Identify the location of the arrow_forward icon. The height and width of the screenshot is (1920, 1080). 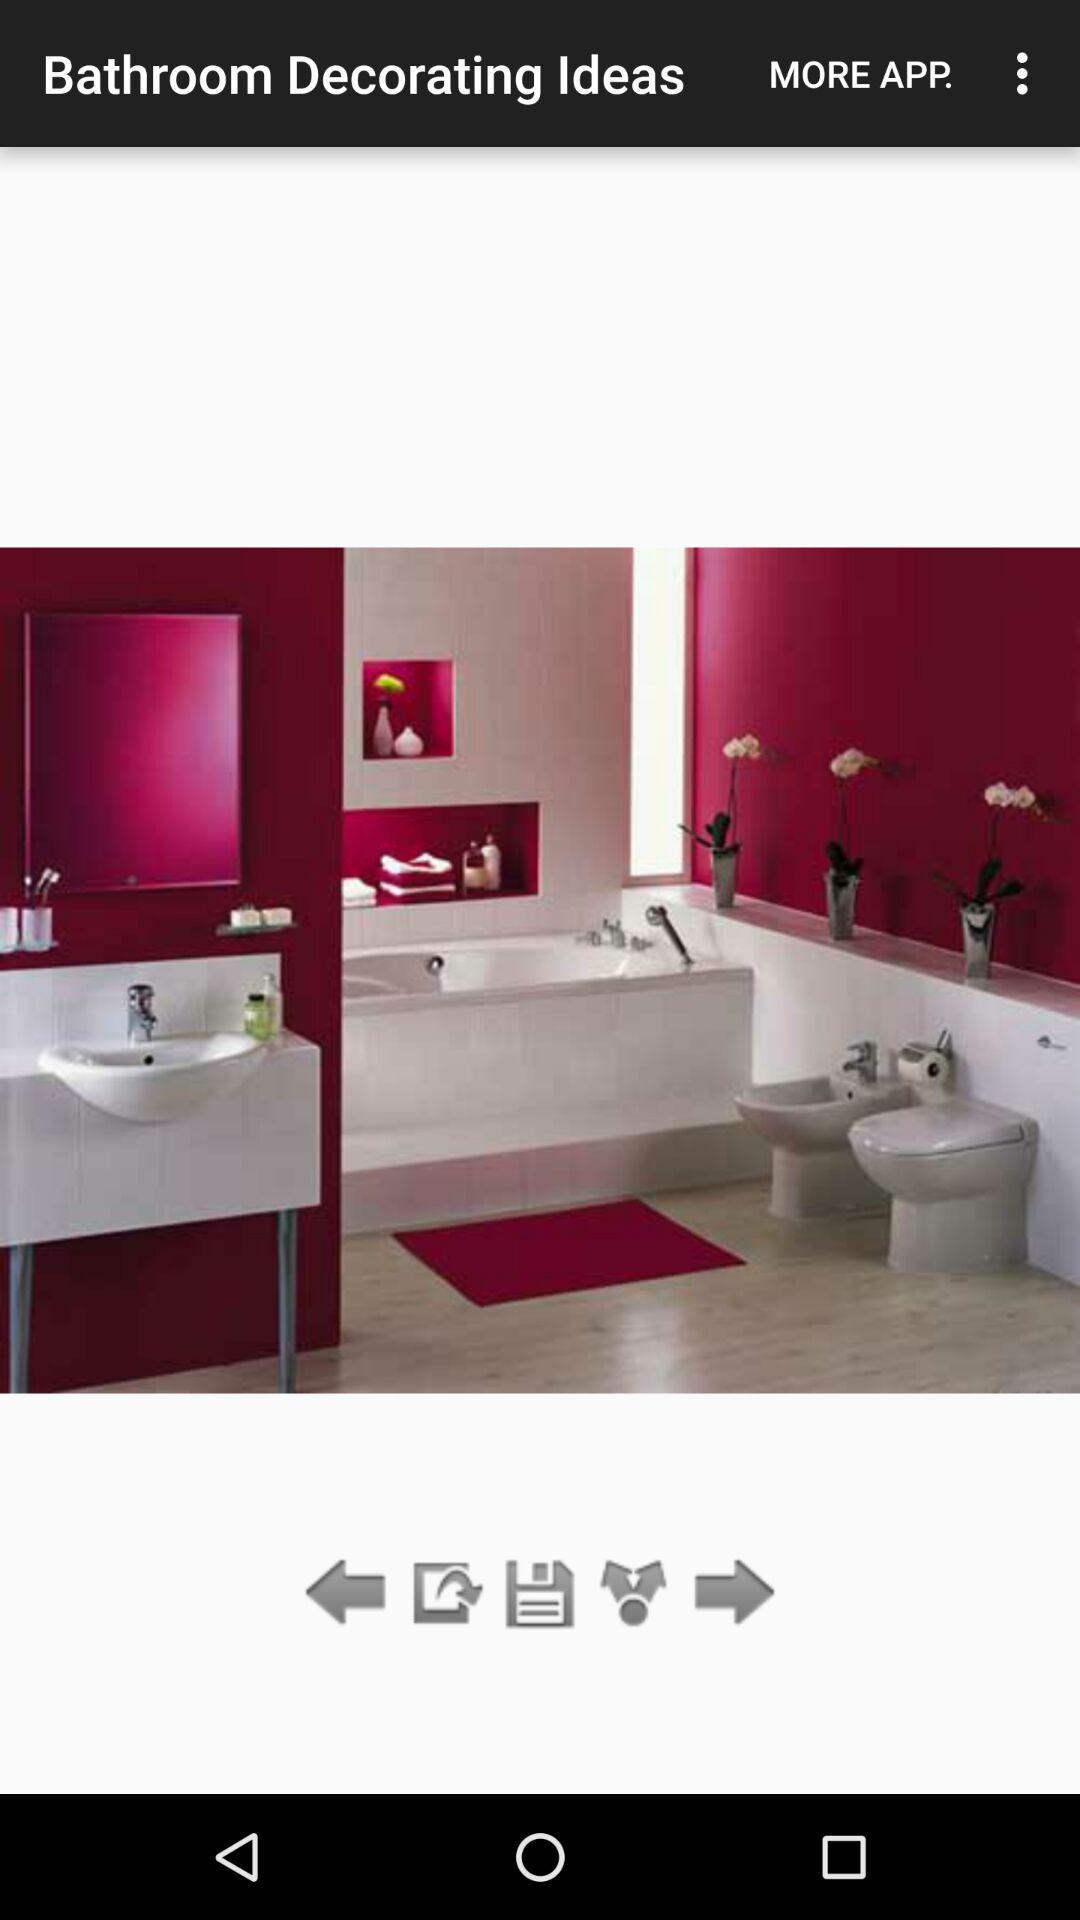
(729, 1593).